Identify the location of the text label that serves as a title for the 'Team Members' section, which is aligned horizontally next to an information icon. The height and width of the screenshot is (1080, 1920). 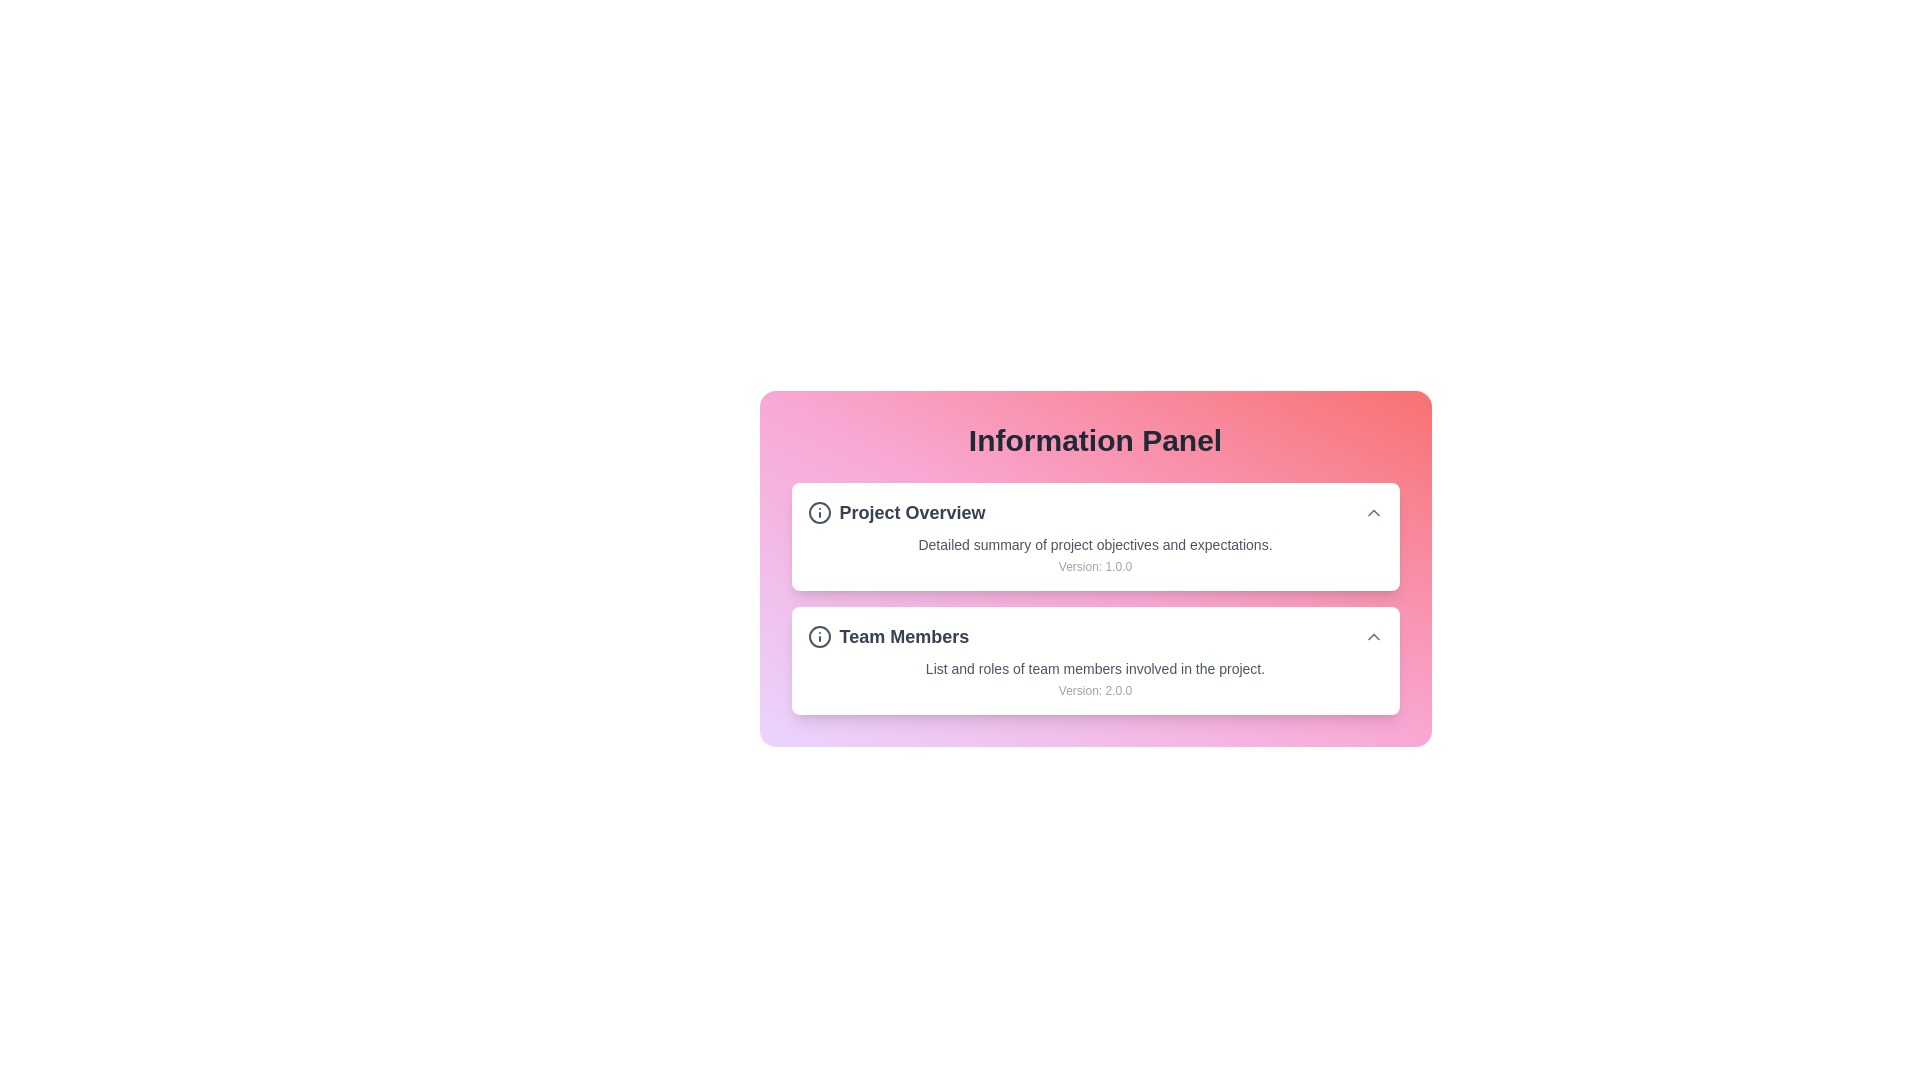
(903, 636).